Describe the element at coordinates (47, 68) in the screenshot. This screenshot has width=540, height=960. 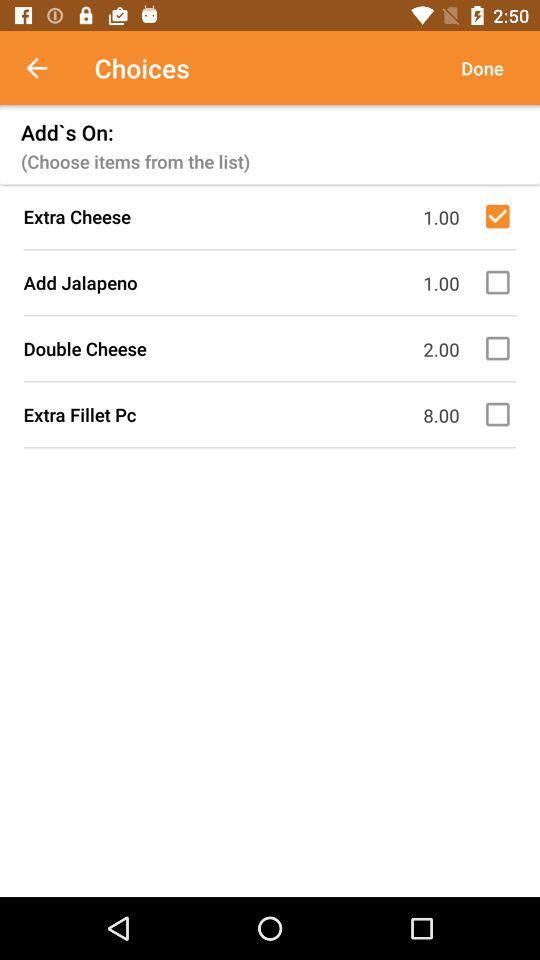
I see `icon next to choices icon` at that location.